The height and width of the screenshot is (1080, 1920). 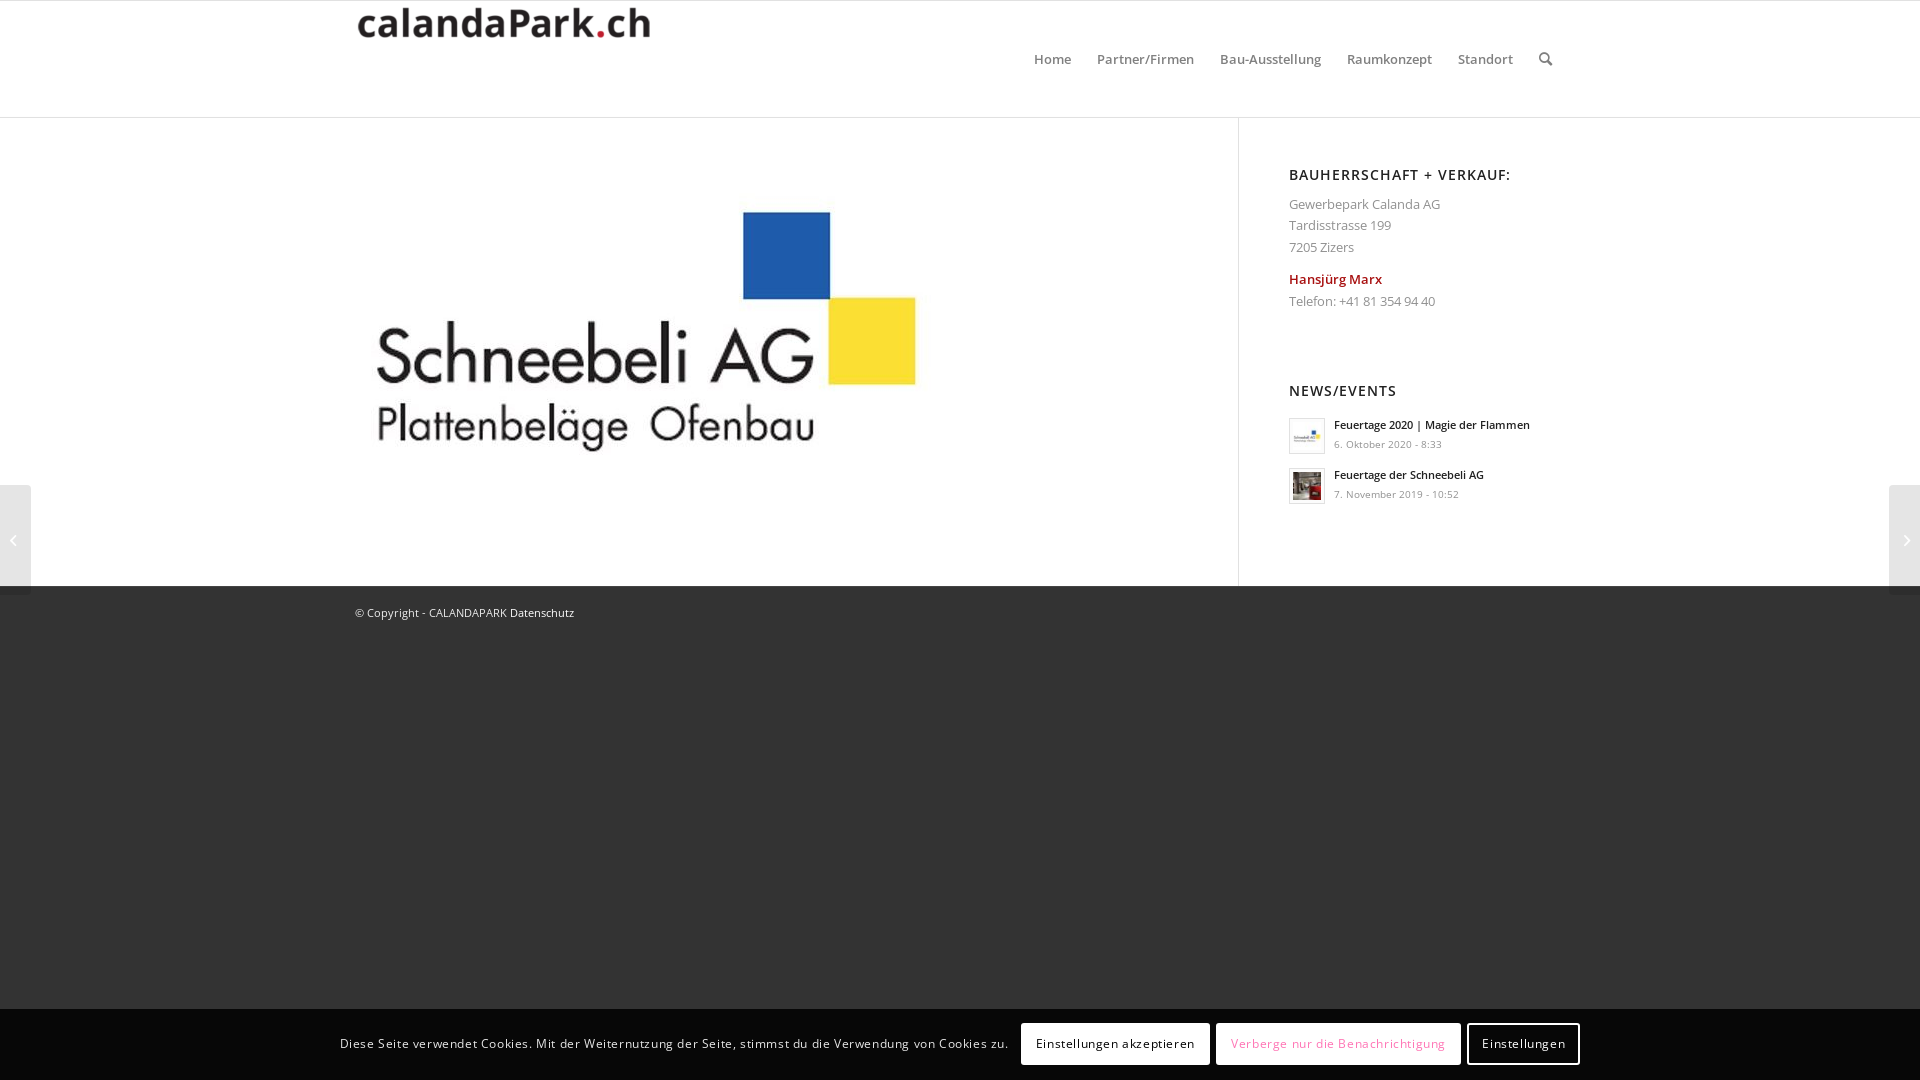 What do you see at coordinates (1205, 57) in the screenshot?
I see `'Bau-Ausstellung'` at bounding box center [1205, 57].